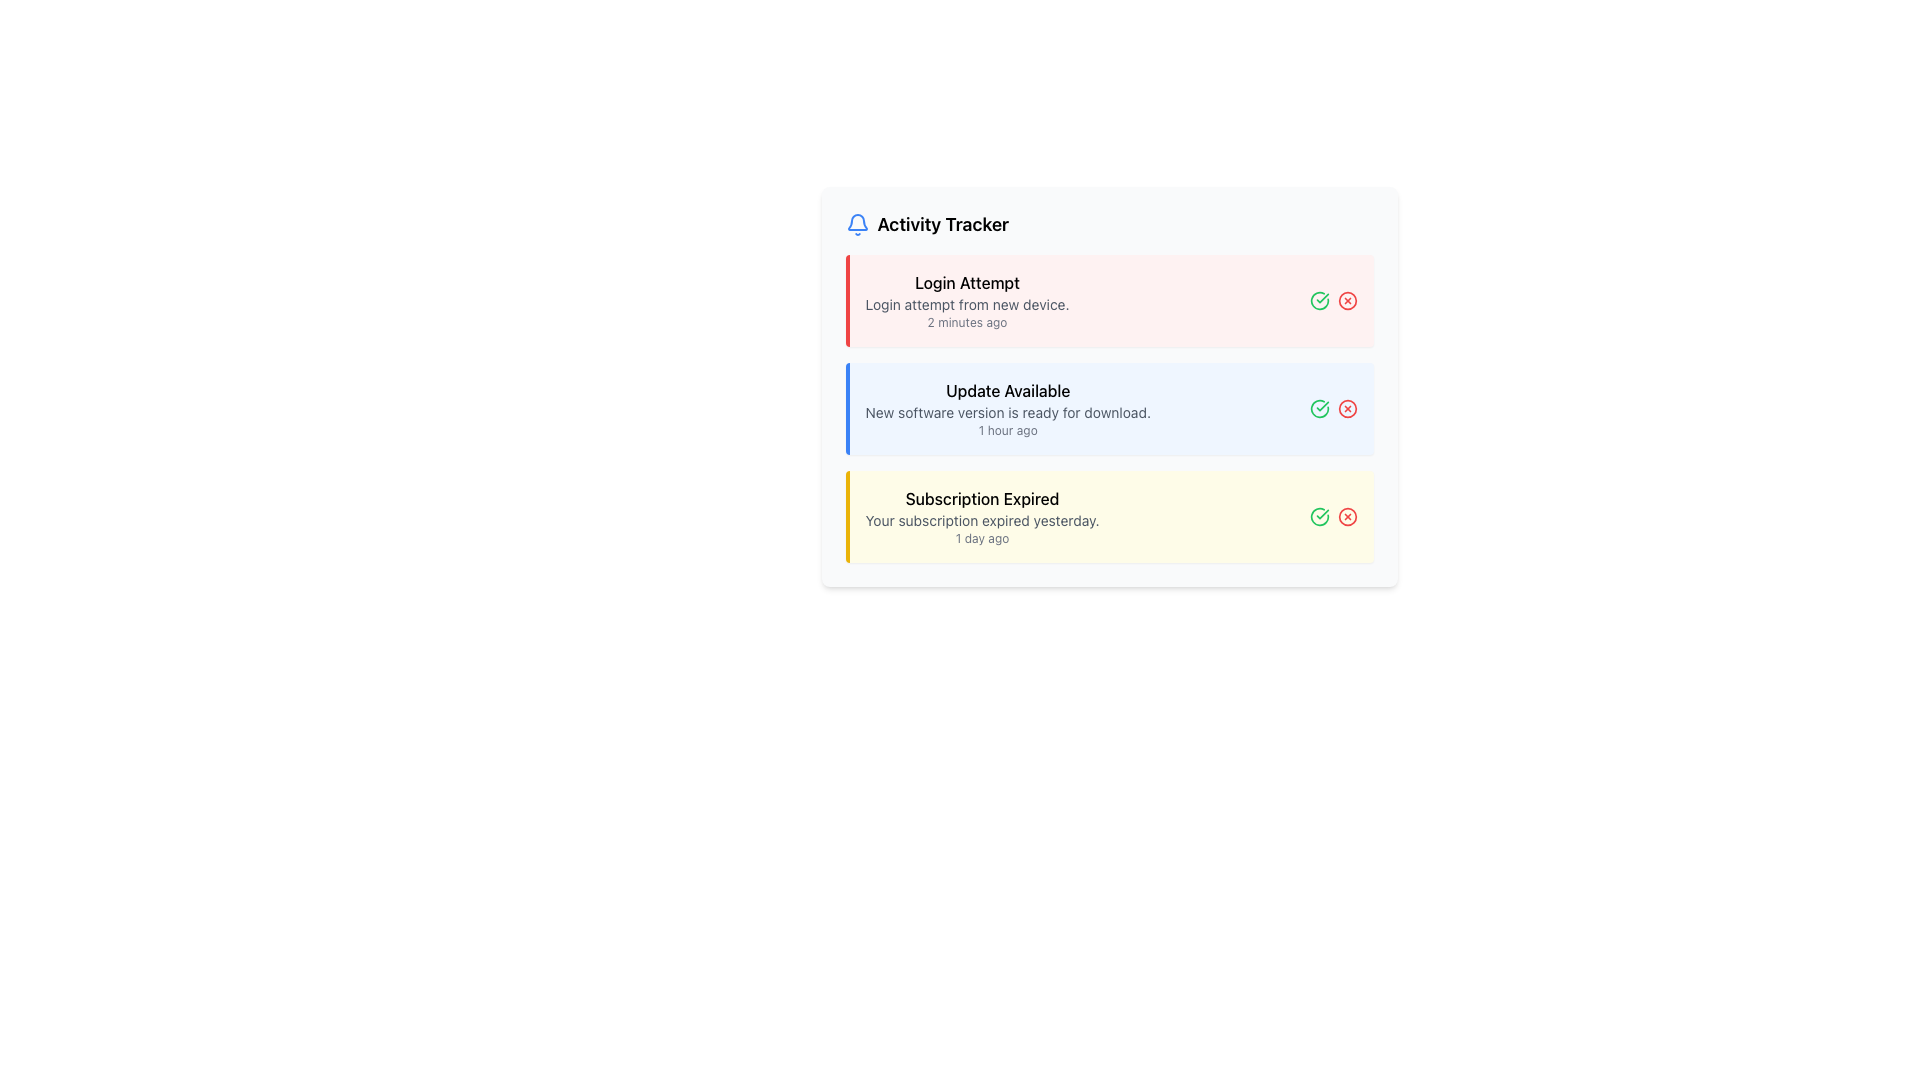  What do you see at coordinates (967, 304) in the screenshot?
I see `the Text label that provides information about a login attempt notification from a new device, positioned below 'Login Attempt' and above '2 minutes ago'` at bounding box center [967, 304].